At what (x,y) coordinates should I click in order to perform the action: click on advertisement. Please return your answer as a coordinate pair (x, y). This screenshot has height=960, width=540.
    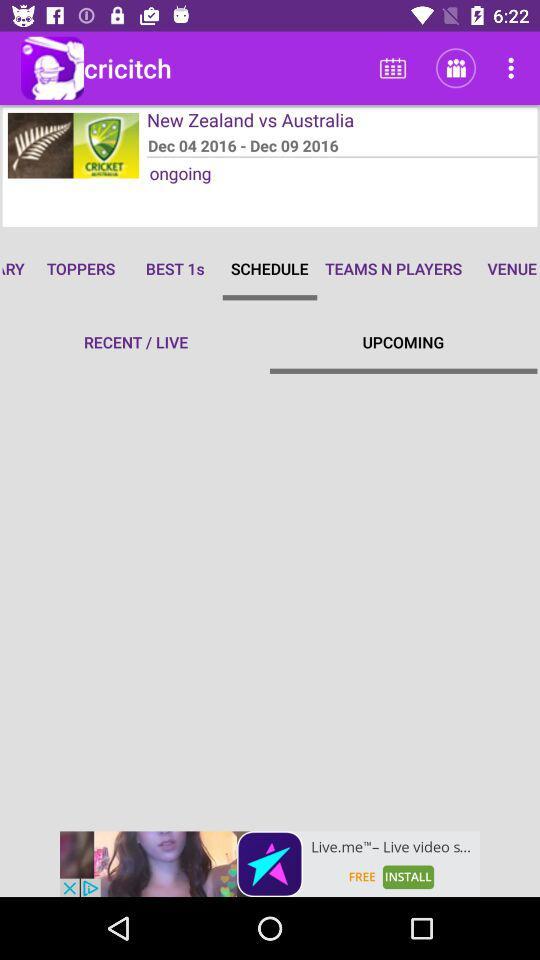
    Looking at the image, I should click on (270, 863).